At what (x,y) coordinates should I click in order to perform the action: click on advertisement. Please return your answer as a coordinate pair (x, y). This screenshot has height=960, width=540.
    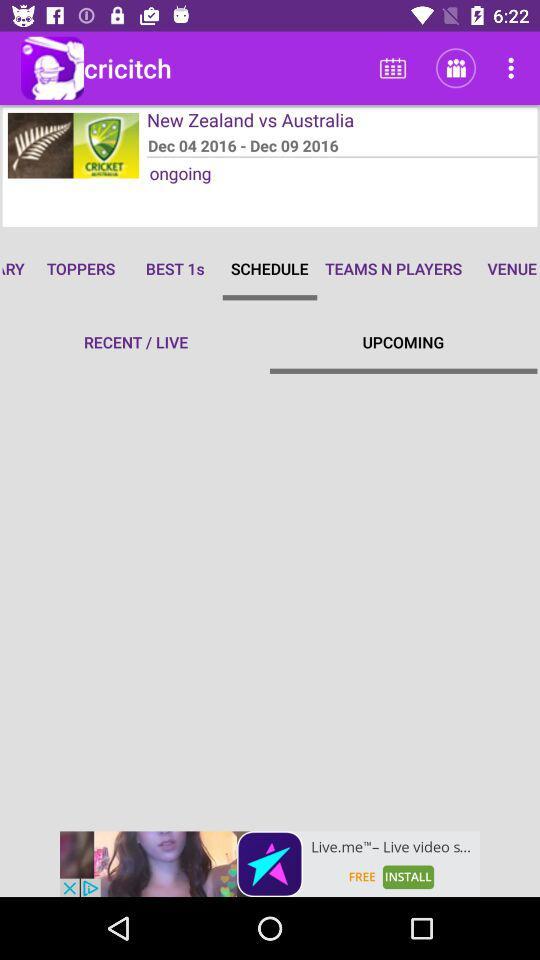
    Looking at the image, I should click on (270, 863).